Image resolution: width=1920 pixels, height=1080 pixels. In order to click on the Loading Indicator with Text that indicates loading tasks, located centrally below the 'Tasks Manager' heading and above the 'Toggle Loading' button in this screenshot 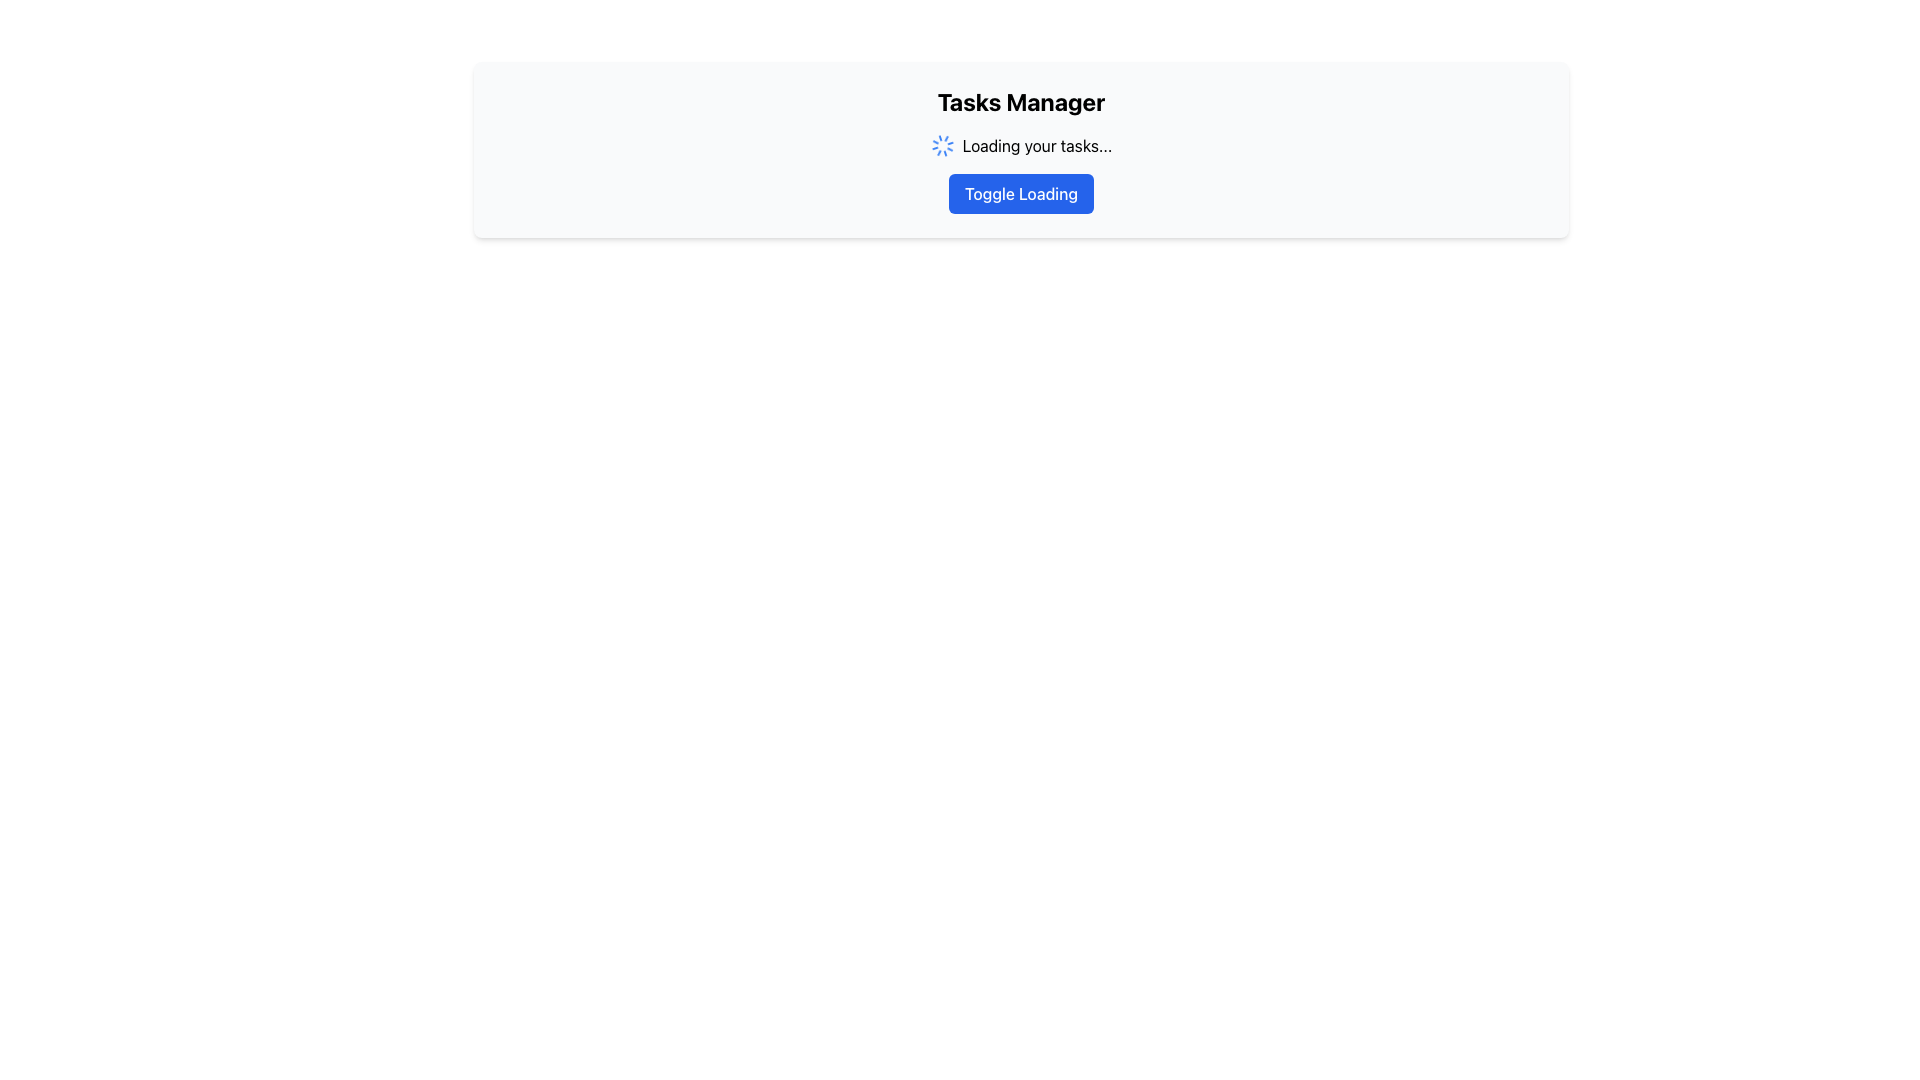, I will do `click(1021, 145)`.